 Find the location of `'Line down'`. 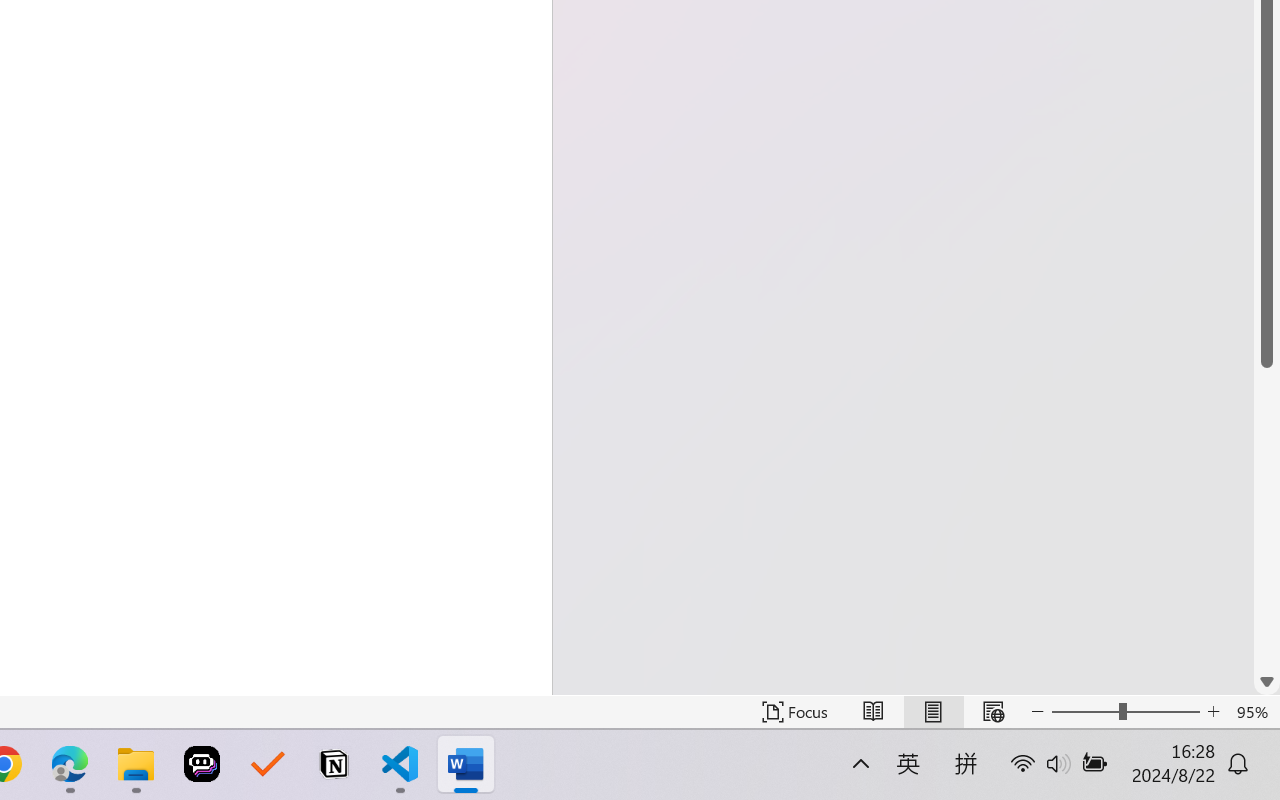

'Line down' is located at coordinates (1266, 682).